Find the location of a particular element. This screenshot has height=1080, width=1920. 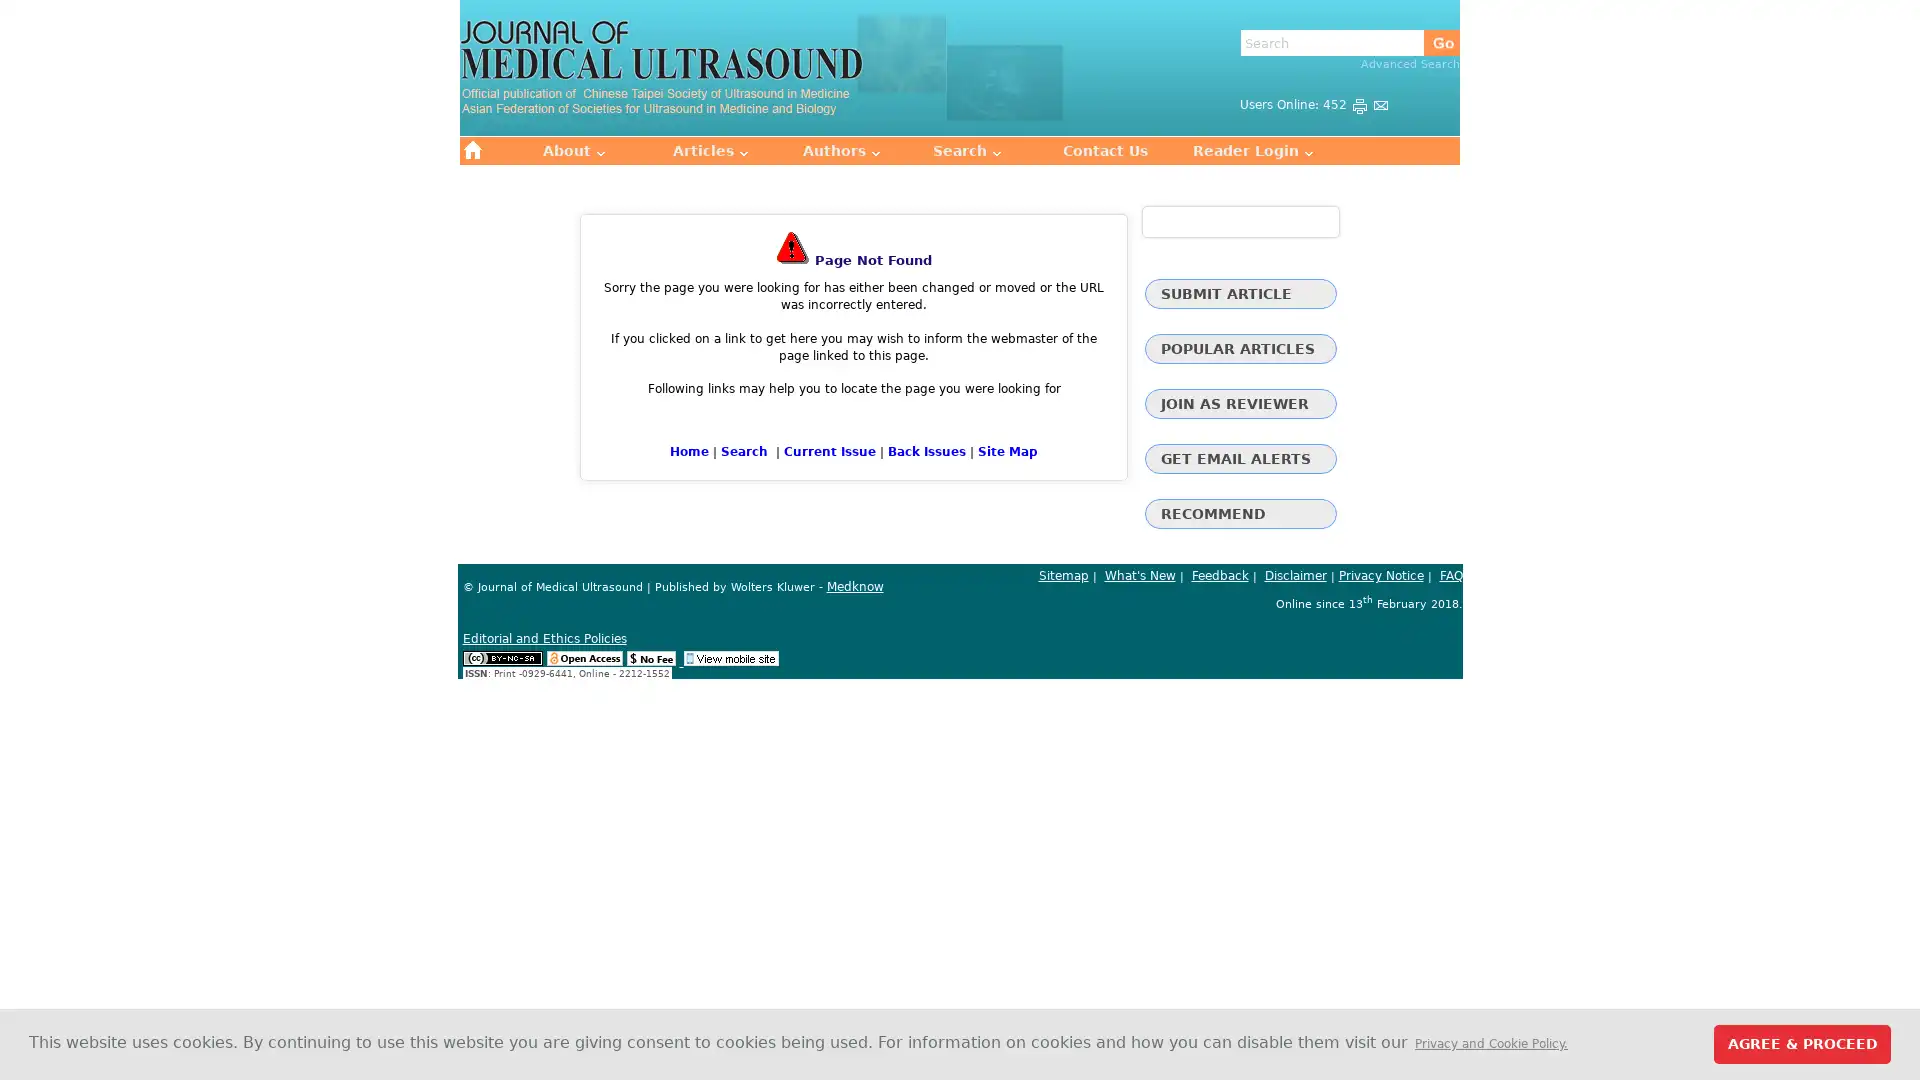

dismiss cookie message is located at coordinates (1802, 1043).